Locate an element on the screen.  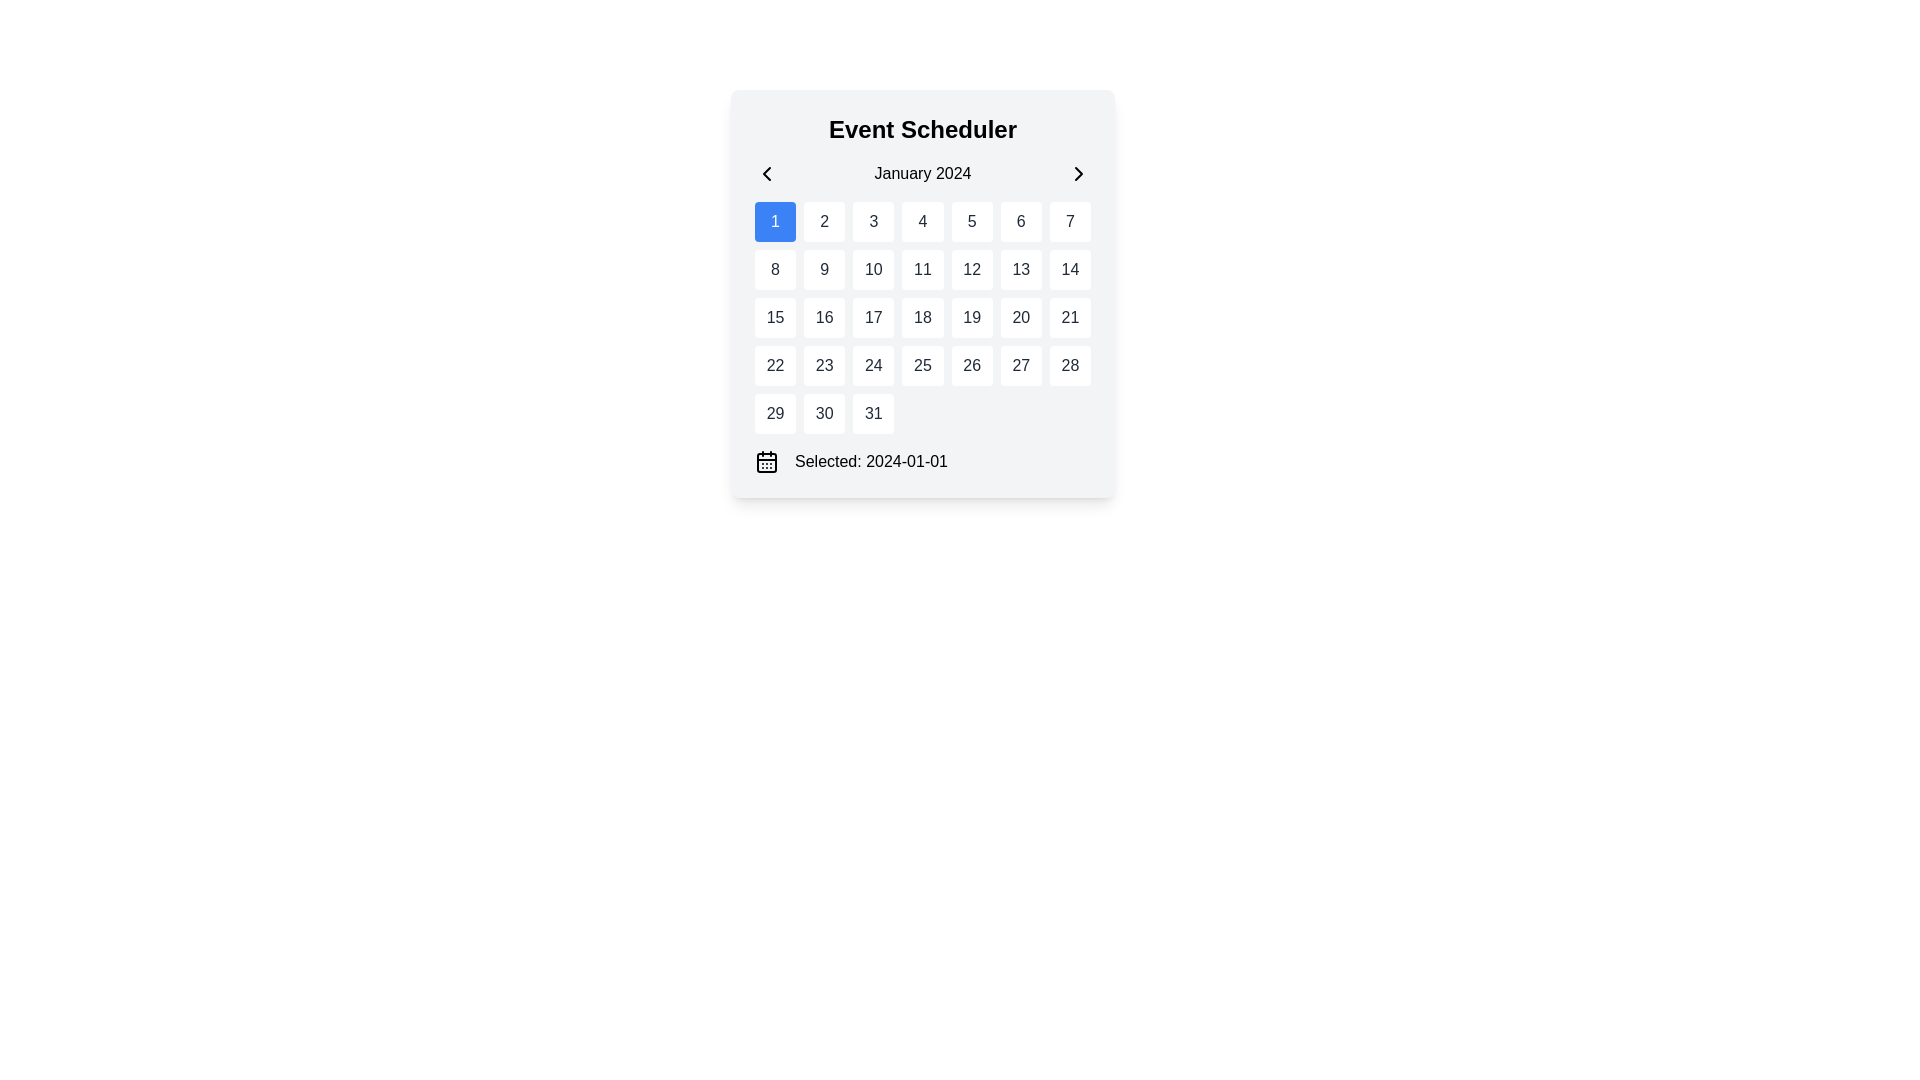
the square tile with a white background and the number '18' in dark grey font is located at coordinates (920, 316).